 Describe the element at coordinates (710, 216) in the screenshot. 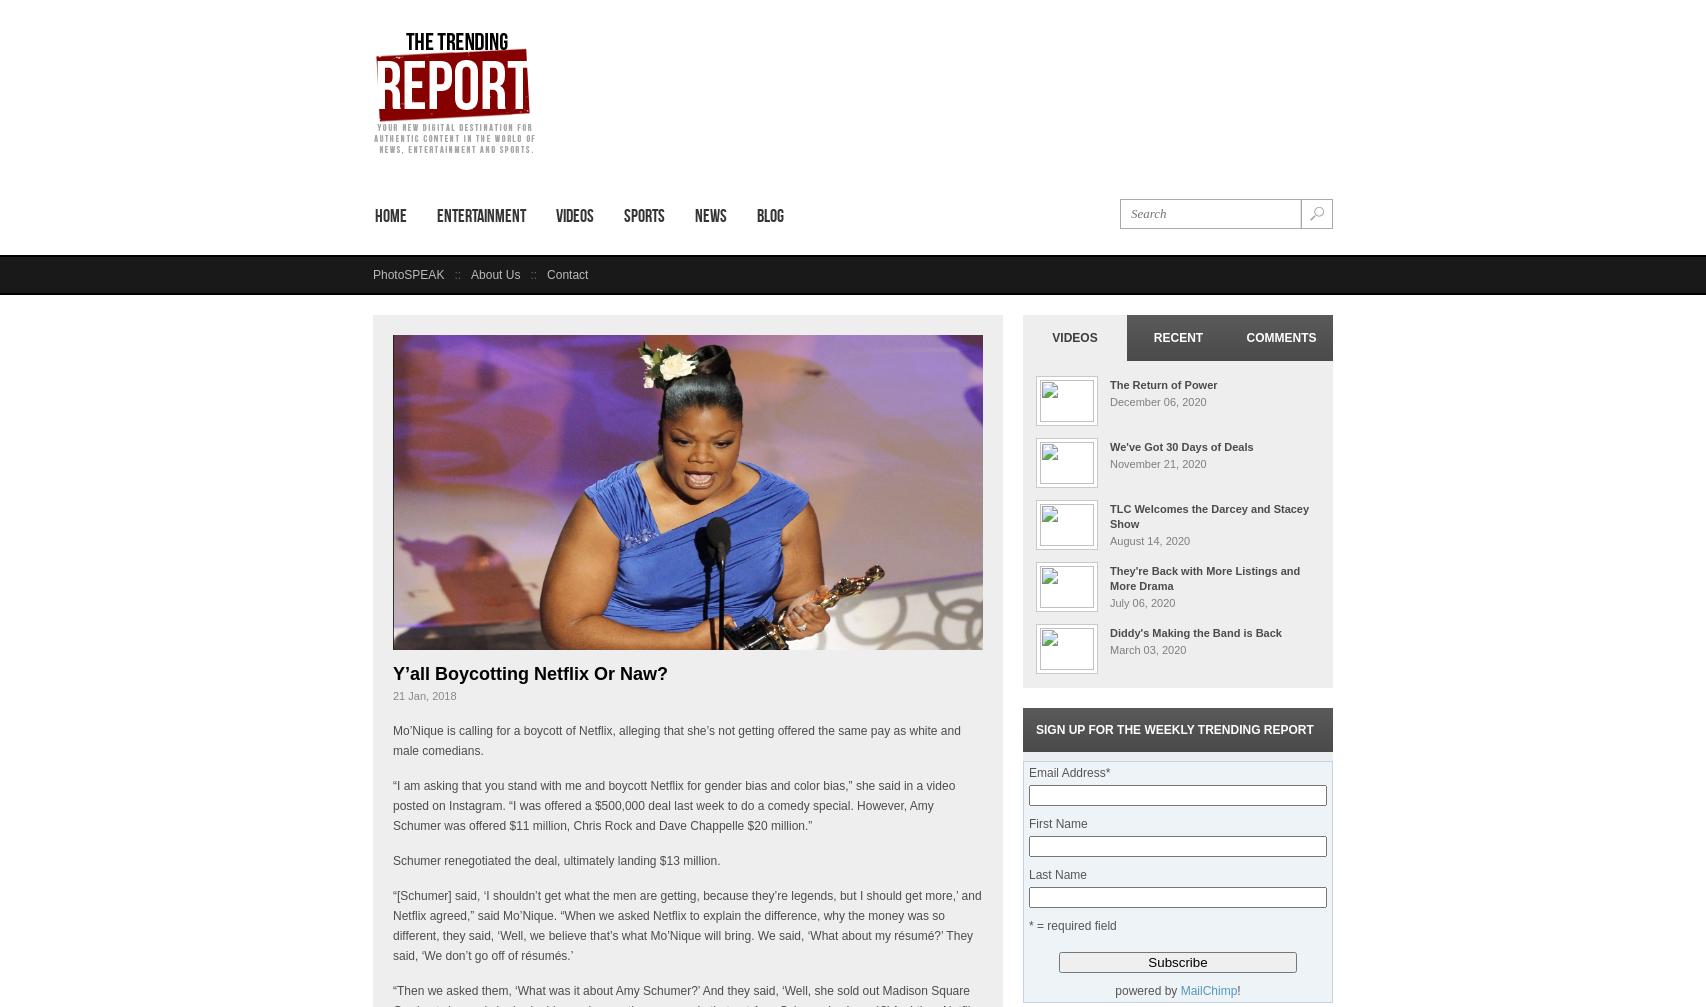

I see `'News'` at that location.